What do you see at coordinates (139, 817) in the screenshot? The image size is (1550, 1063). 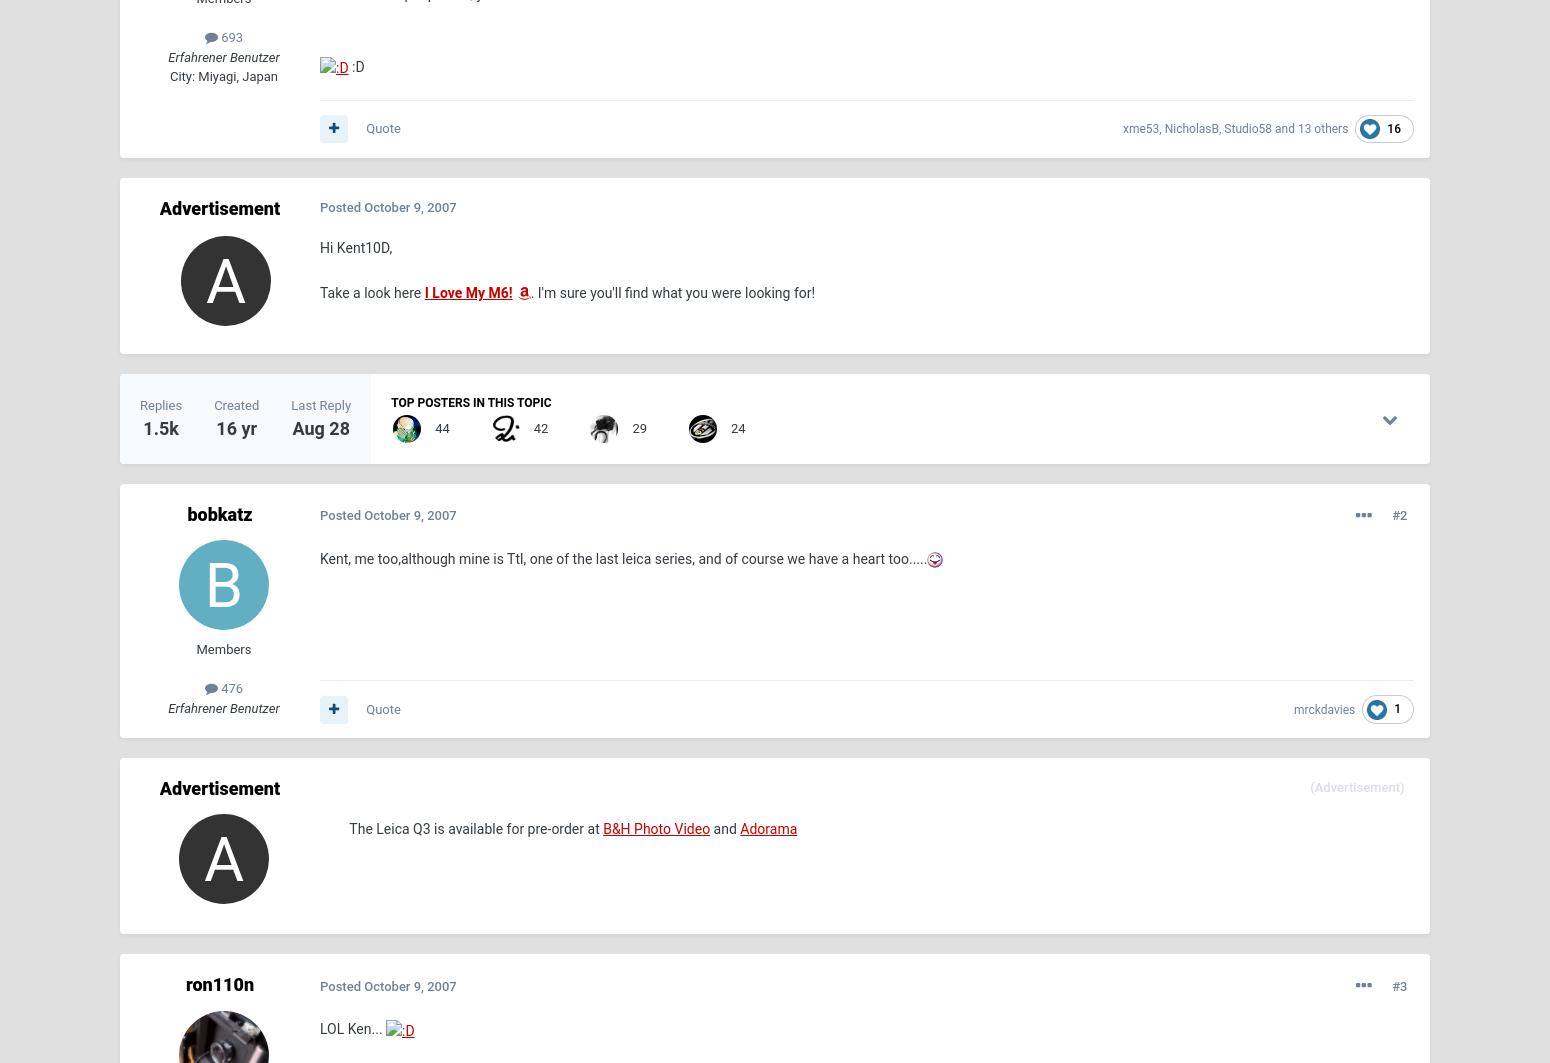 I see `'Home'` at bounding box center [139, 817].